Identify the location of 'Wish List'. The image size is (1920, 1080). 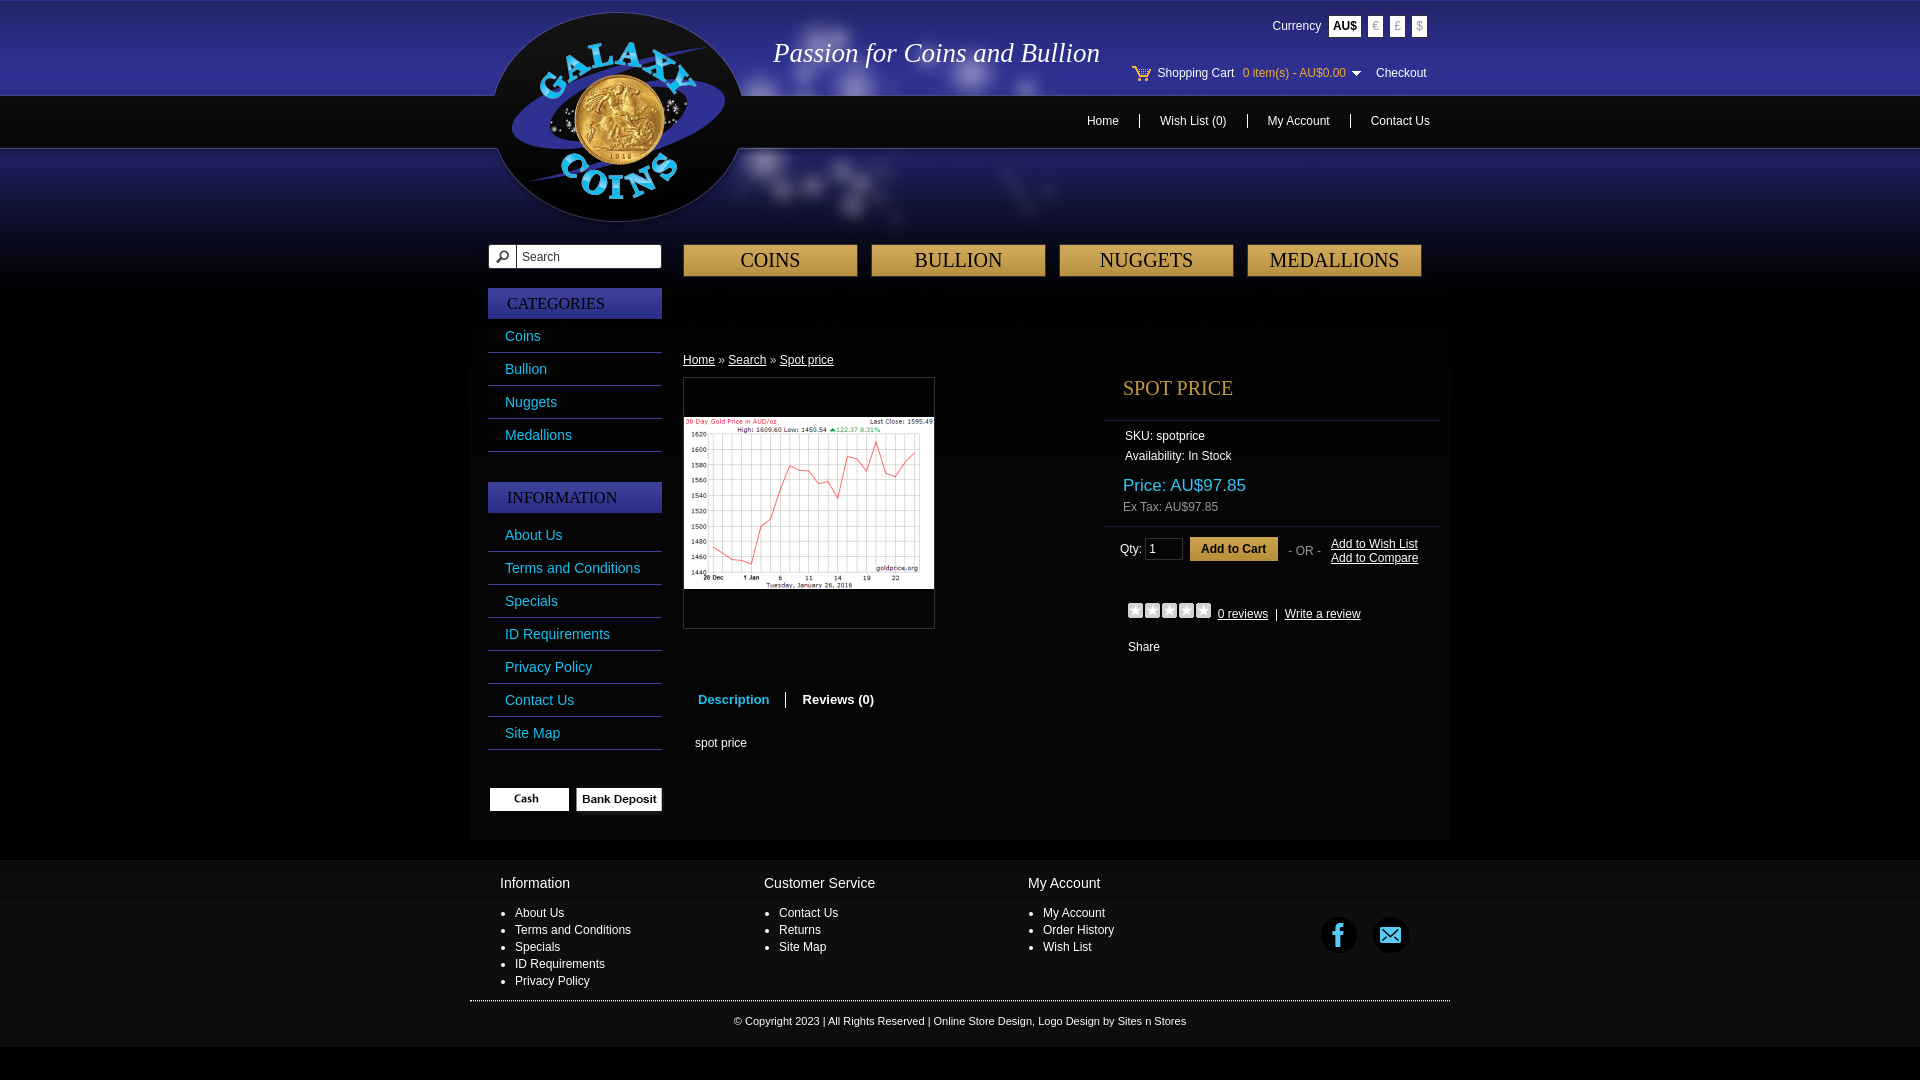
(1066, 946).